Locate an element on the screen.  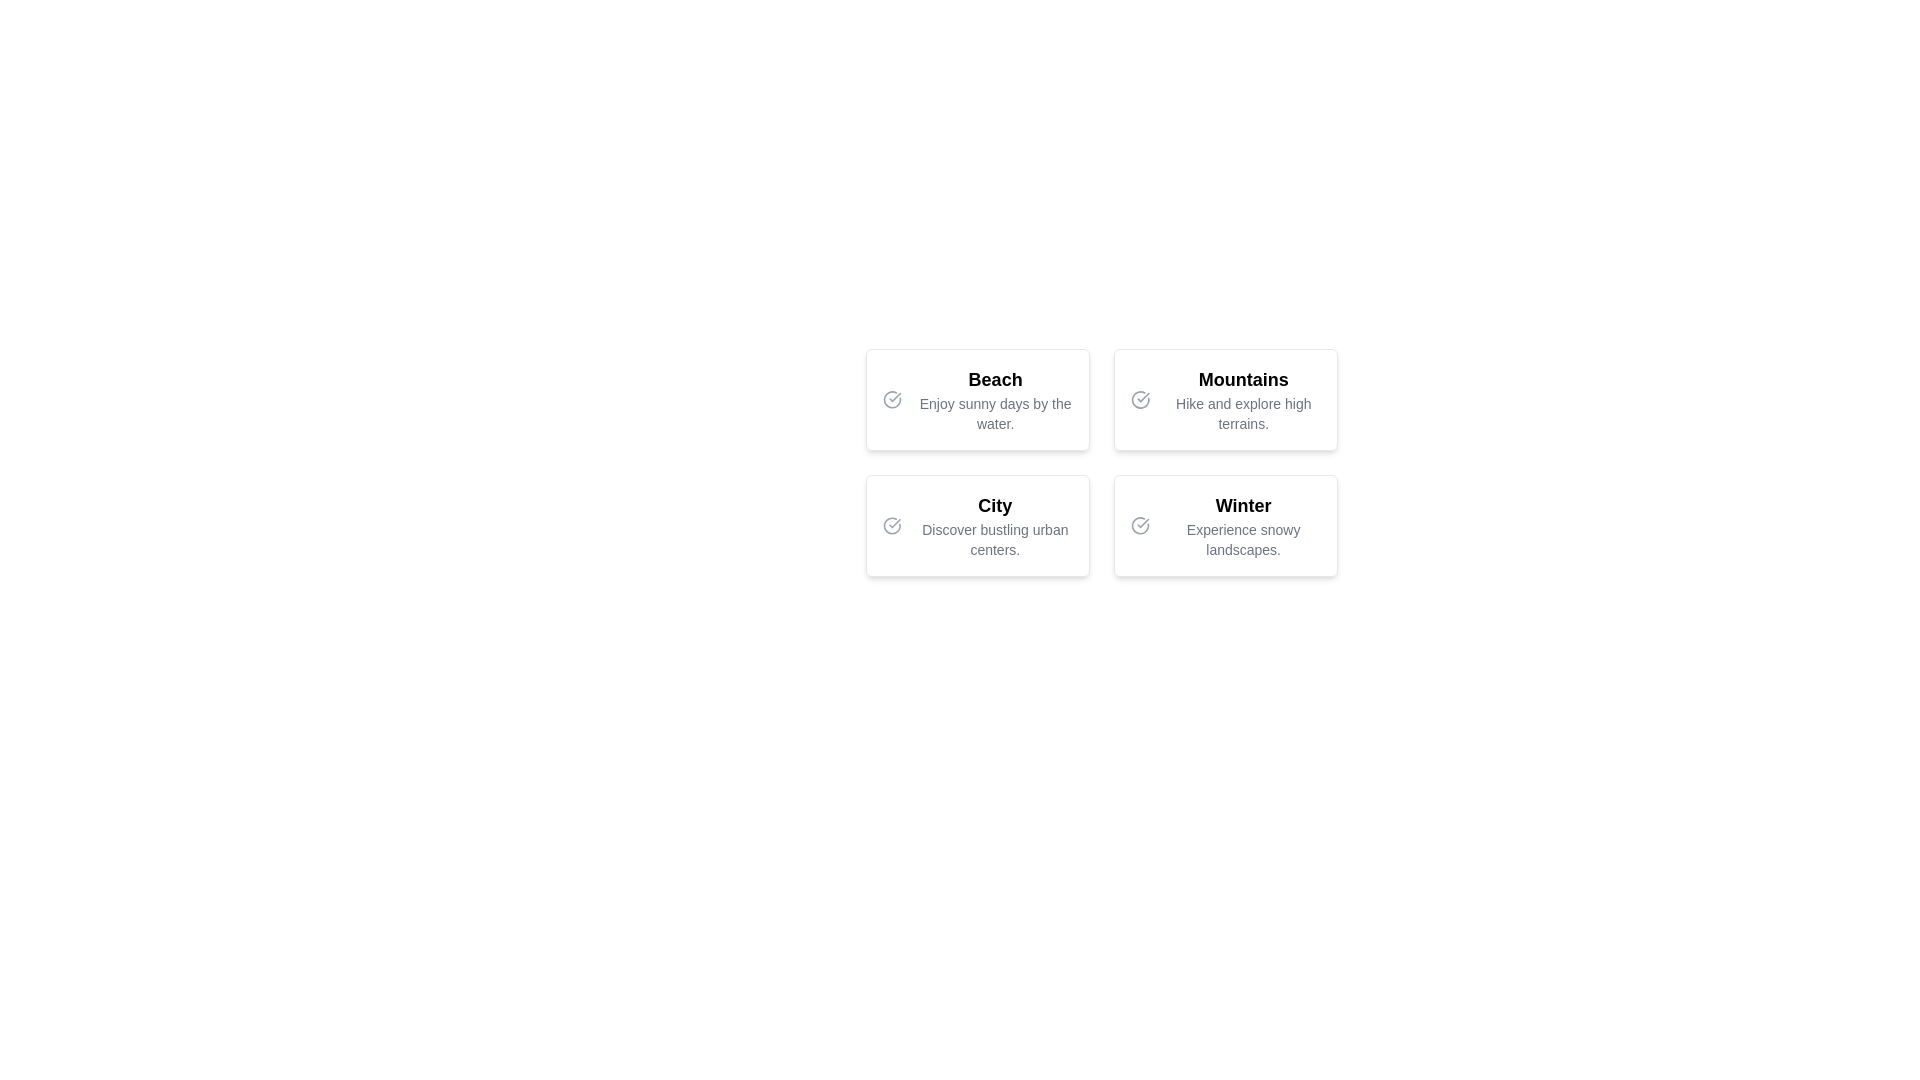
the third card in the 2x2 grid layout, which represents the 'City' option, to indicate interest is located at coordinates (978, 524).